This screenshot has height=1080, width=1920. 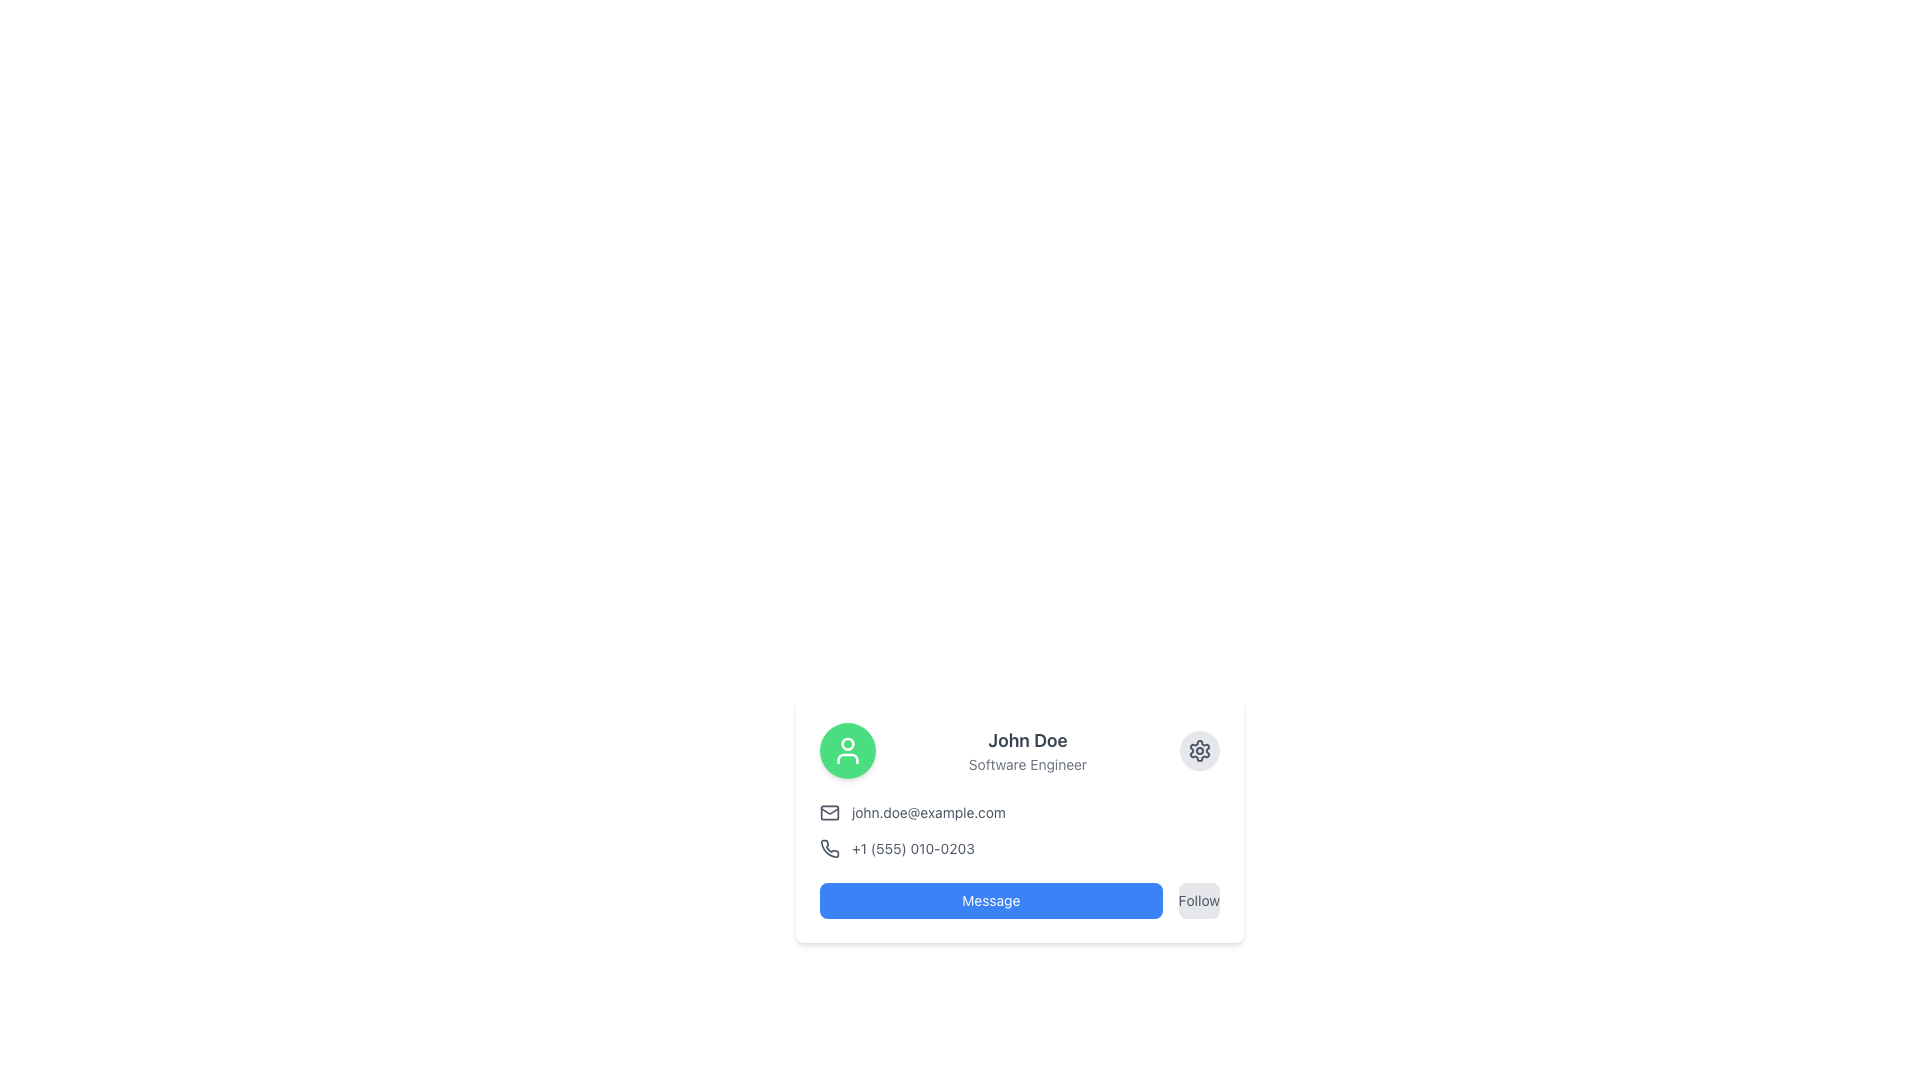 What do you see at coordinates (848, 751) in the screenshot?
I see `the user profile icon located within the green circular area on the left side of the card layout` at bounding box center [848, 751].